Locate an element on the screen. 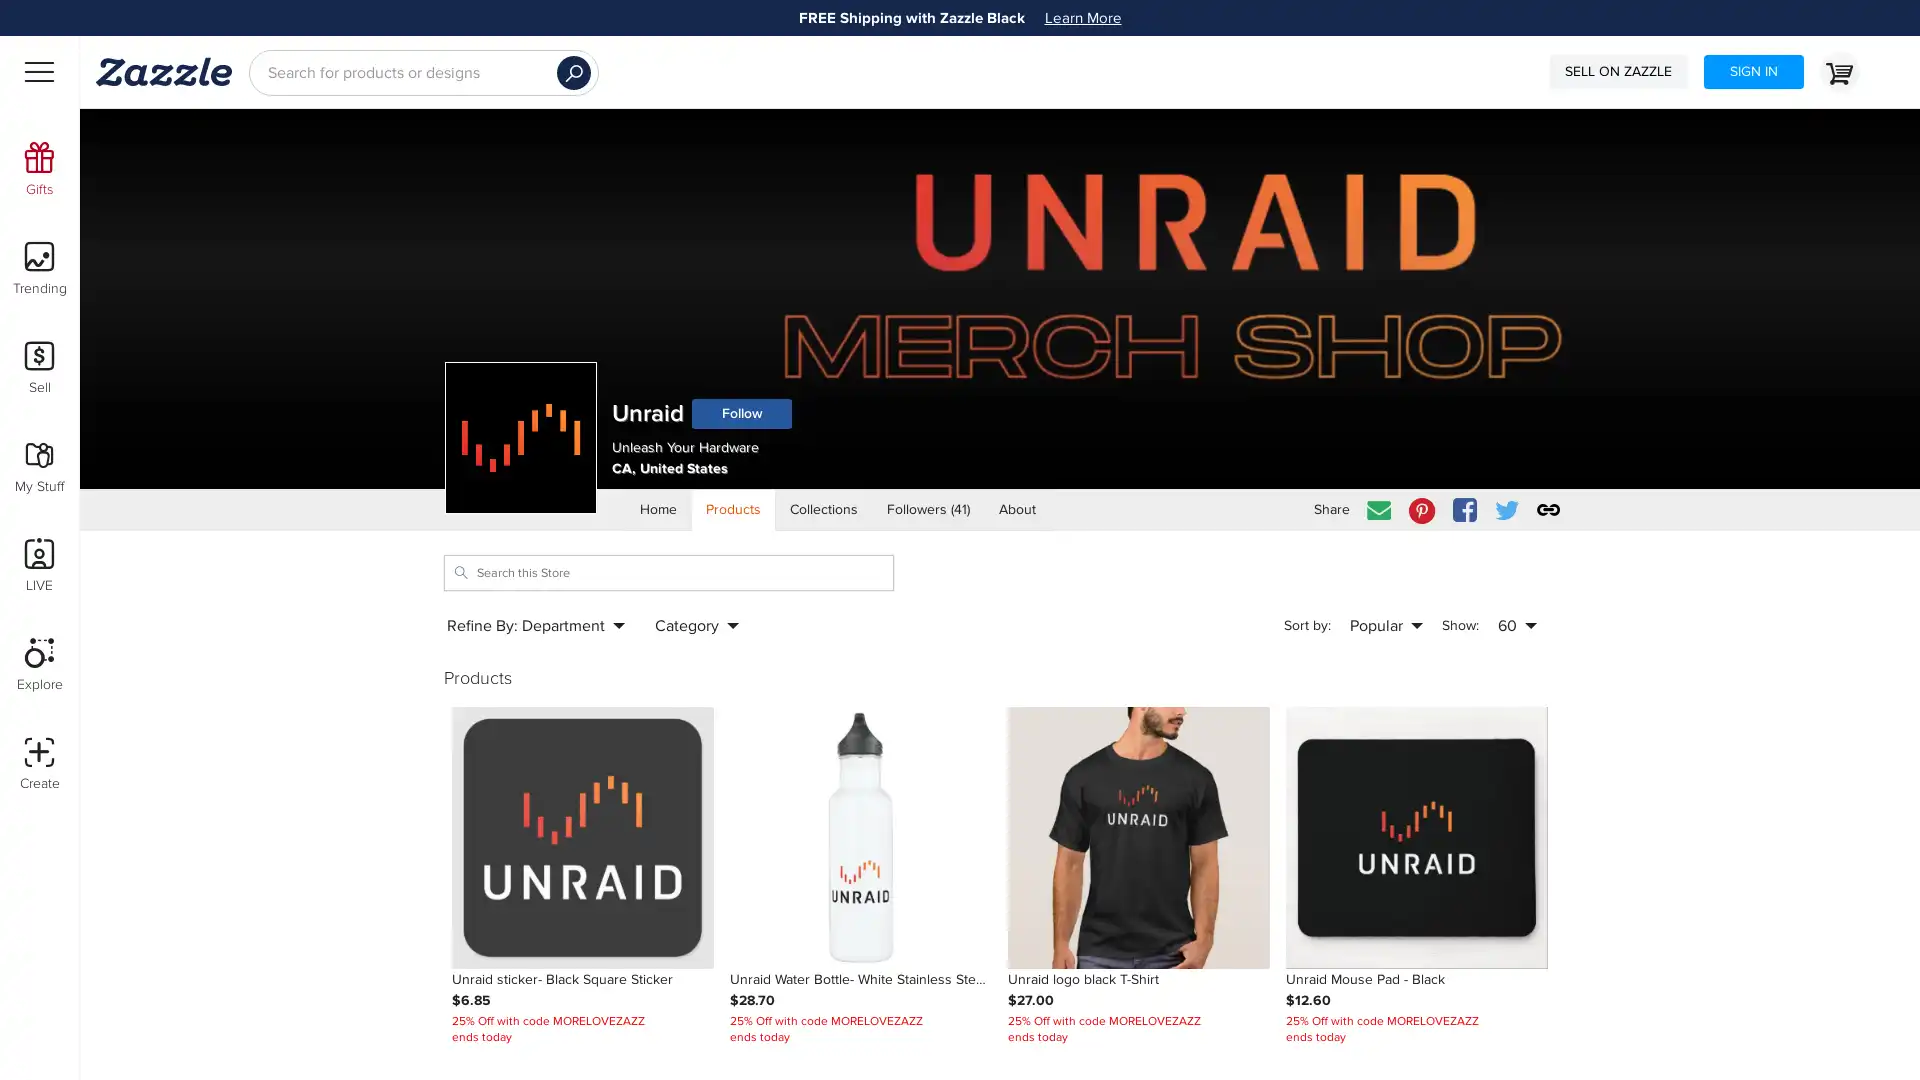 The height and width of the screenshot is (1080, 1920). A Search is located at coordinates (573, 72).